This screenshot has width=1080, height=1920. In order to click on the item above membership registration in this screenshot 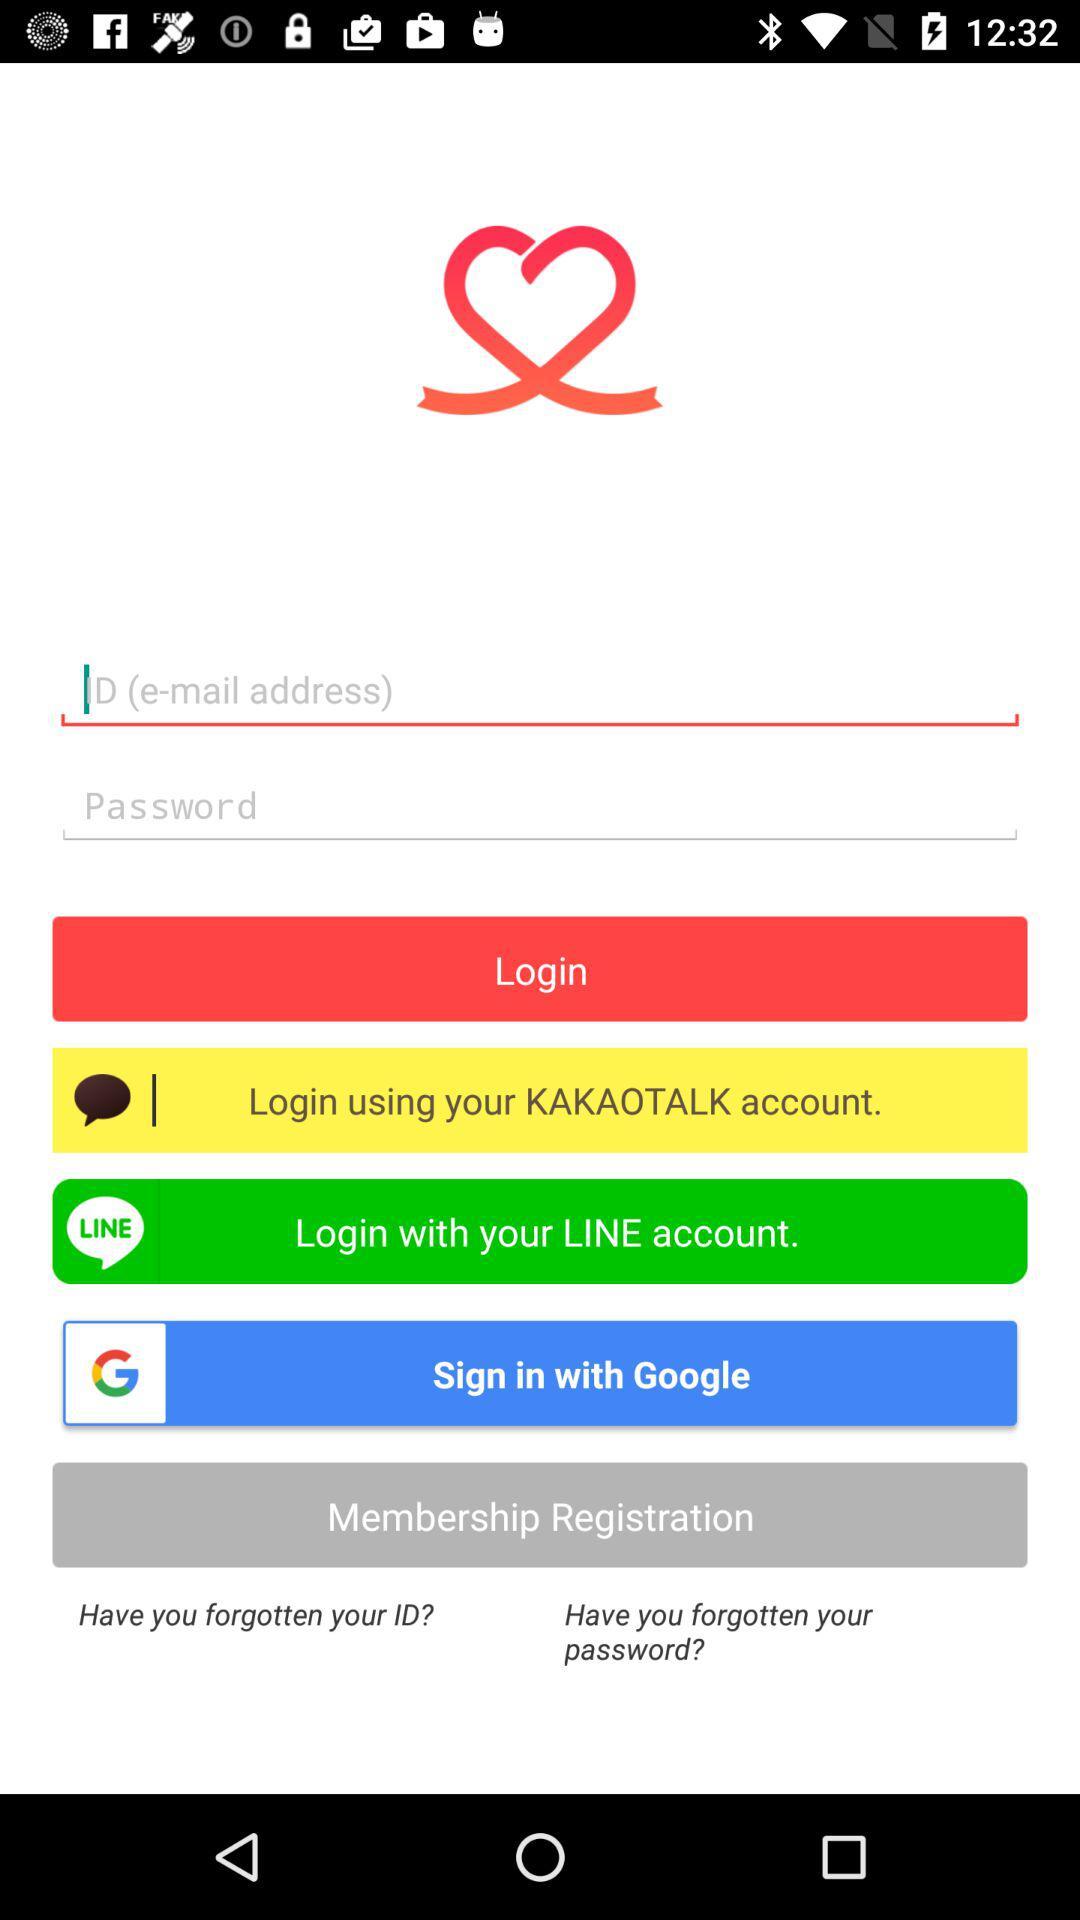, I will do `click(540, 1372)`.